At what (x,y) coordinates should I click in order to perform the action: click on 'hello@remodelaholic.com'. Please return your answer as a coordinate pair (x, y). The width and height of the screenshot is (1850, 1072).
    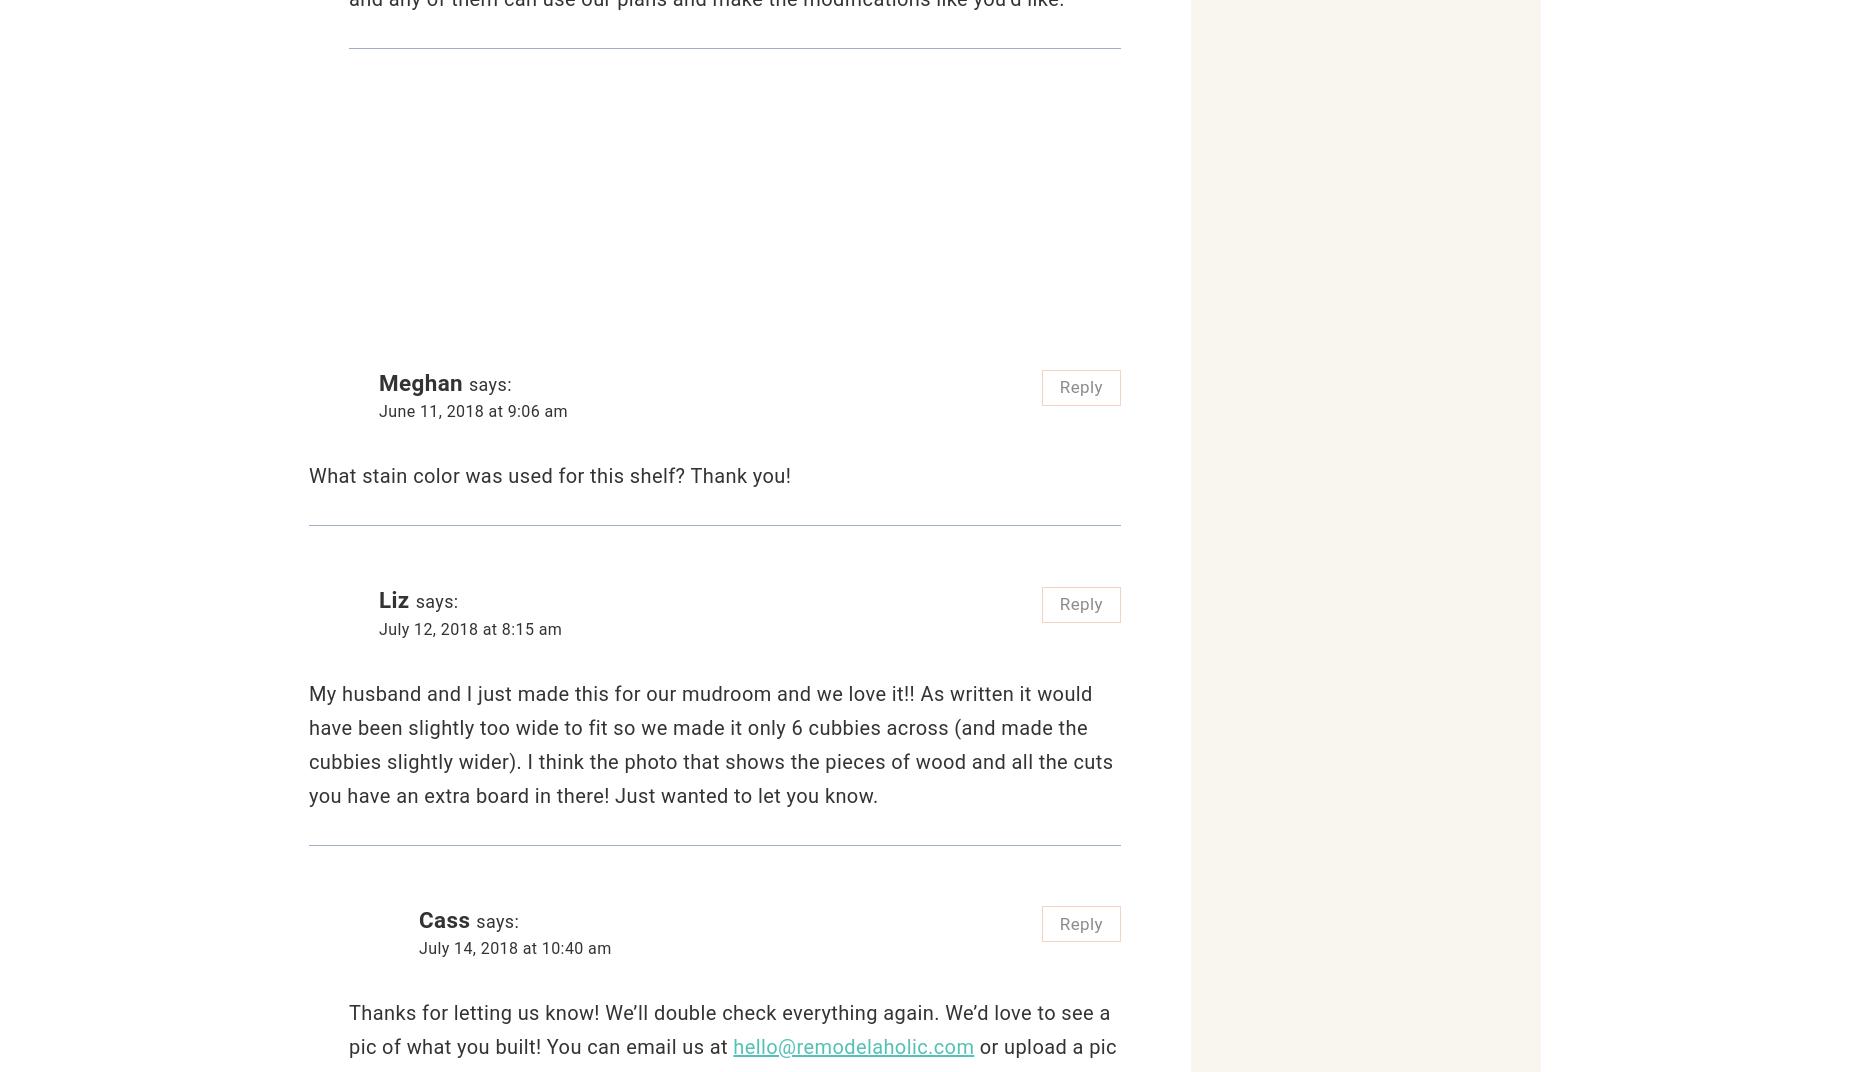
    Looking at the image, I should click on (853, 1047).